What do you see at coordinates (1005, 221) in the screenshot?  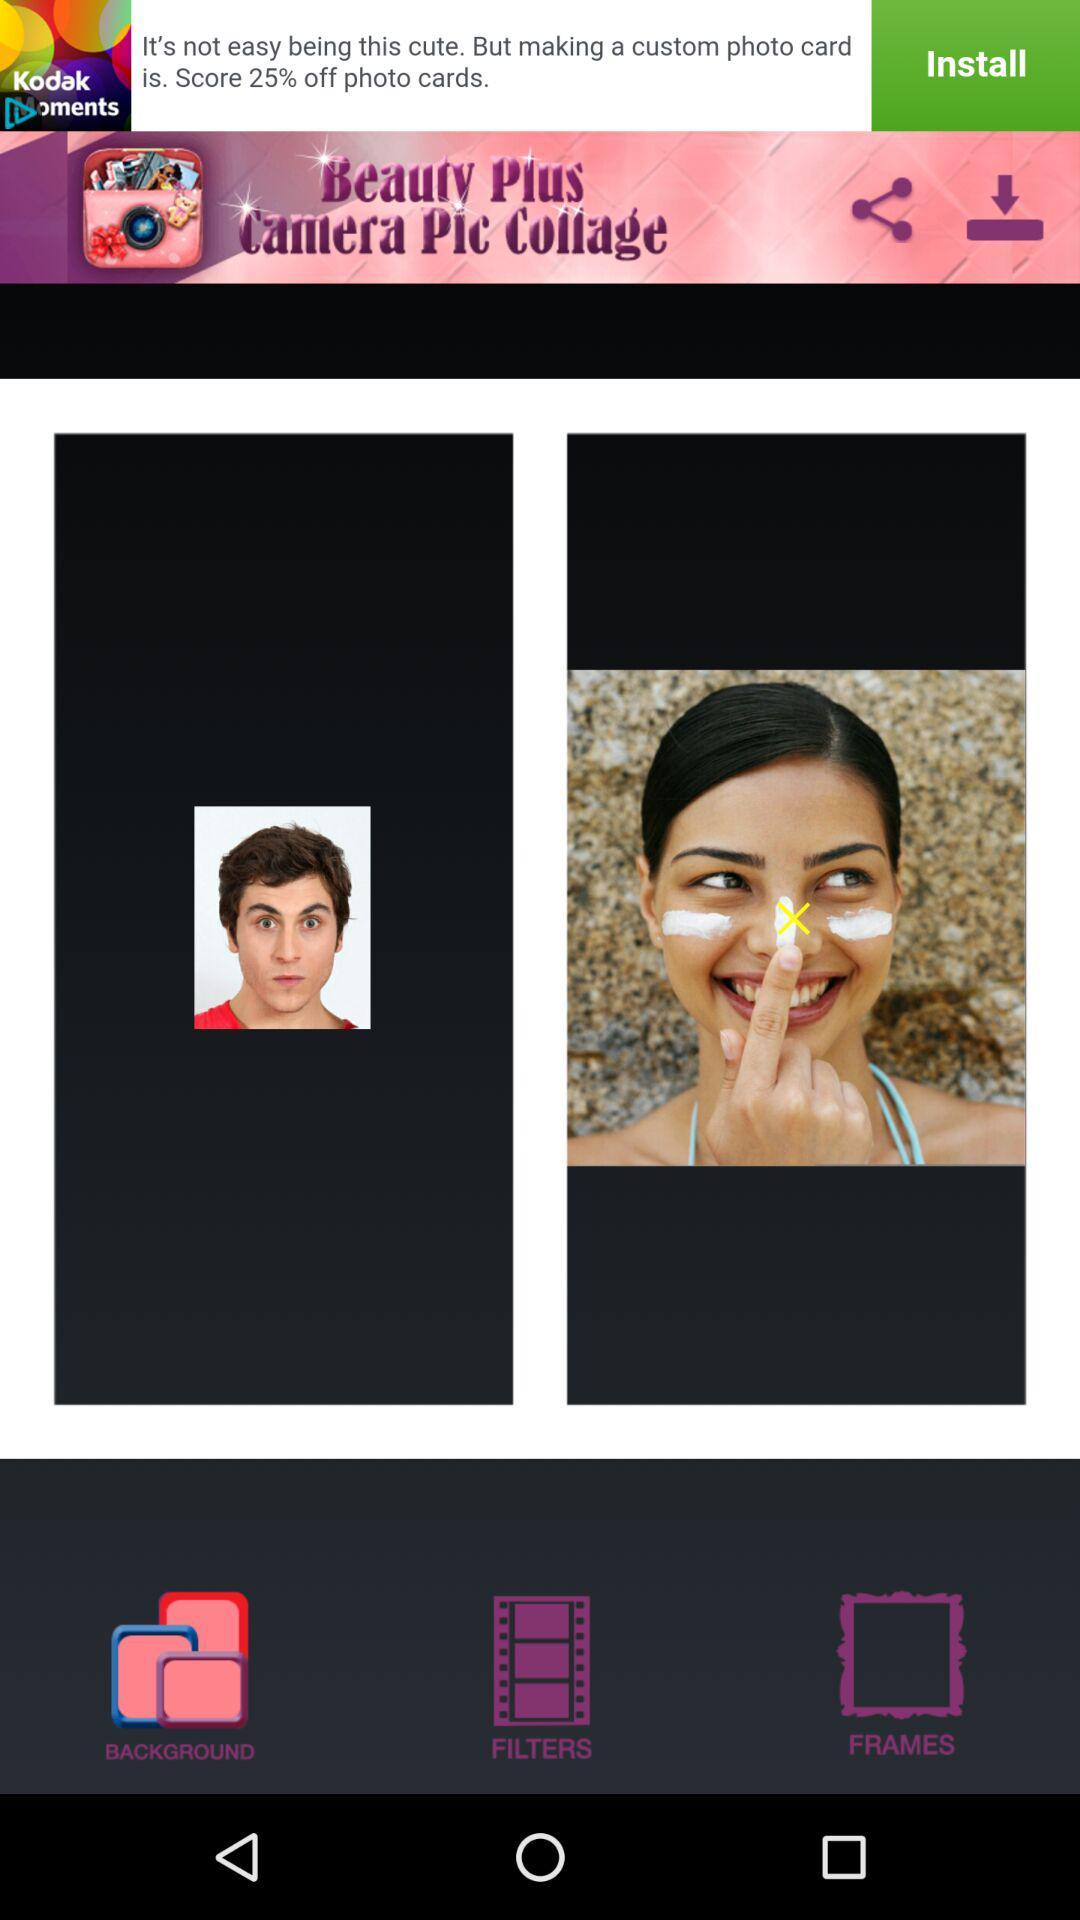 I see `the file_download icon` at bounding box center [1005, 221].